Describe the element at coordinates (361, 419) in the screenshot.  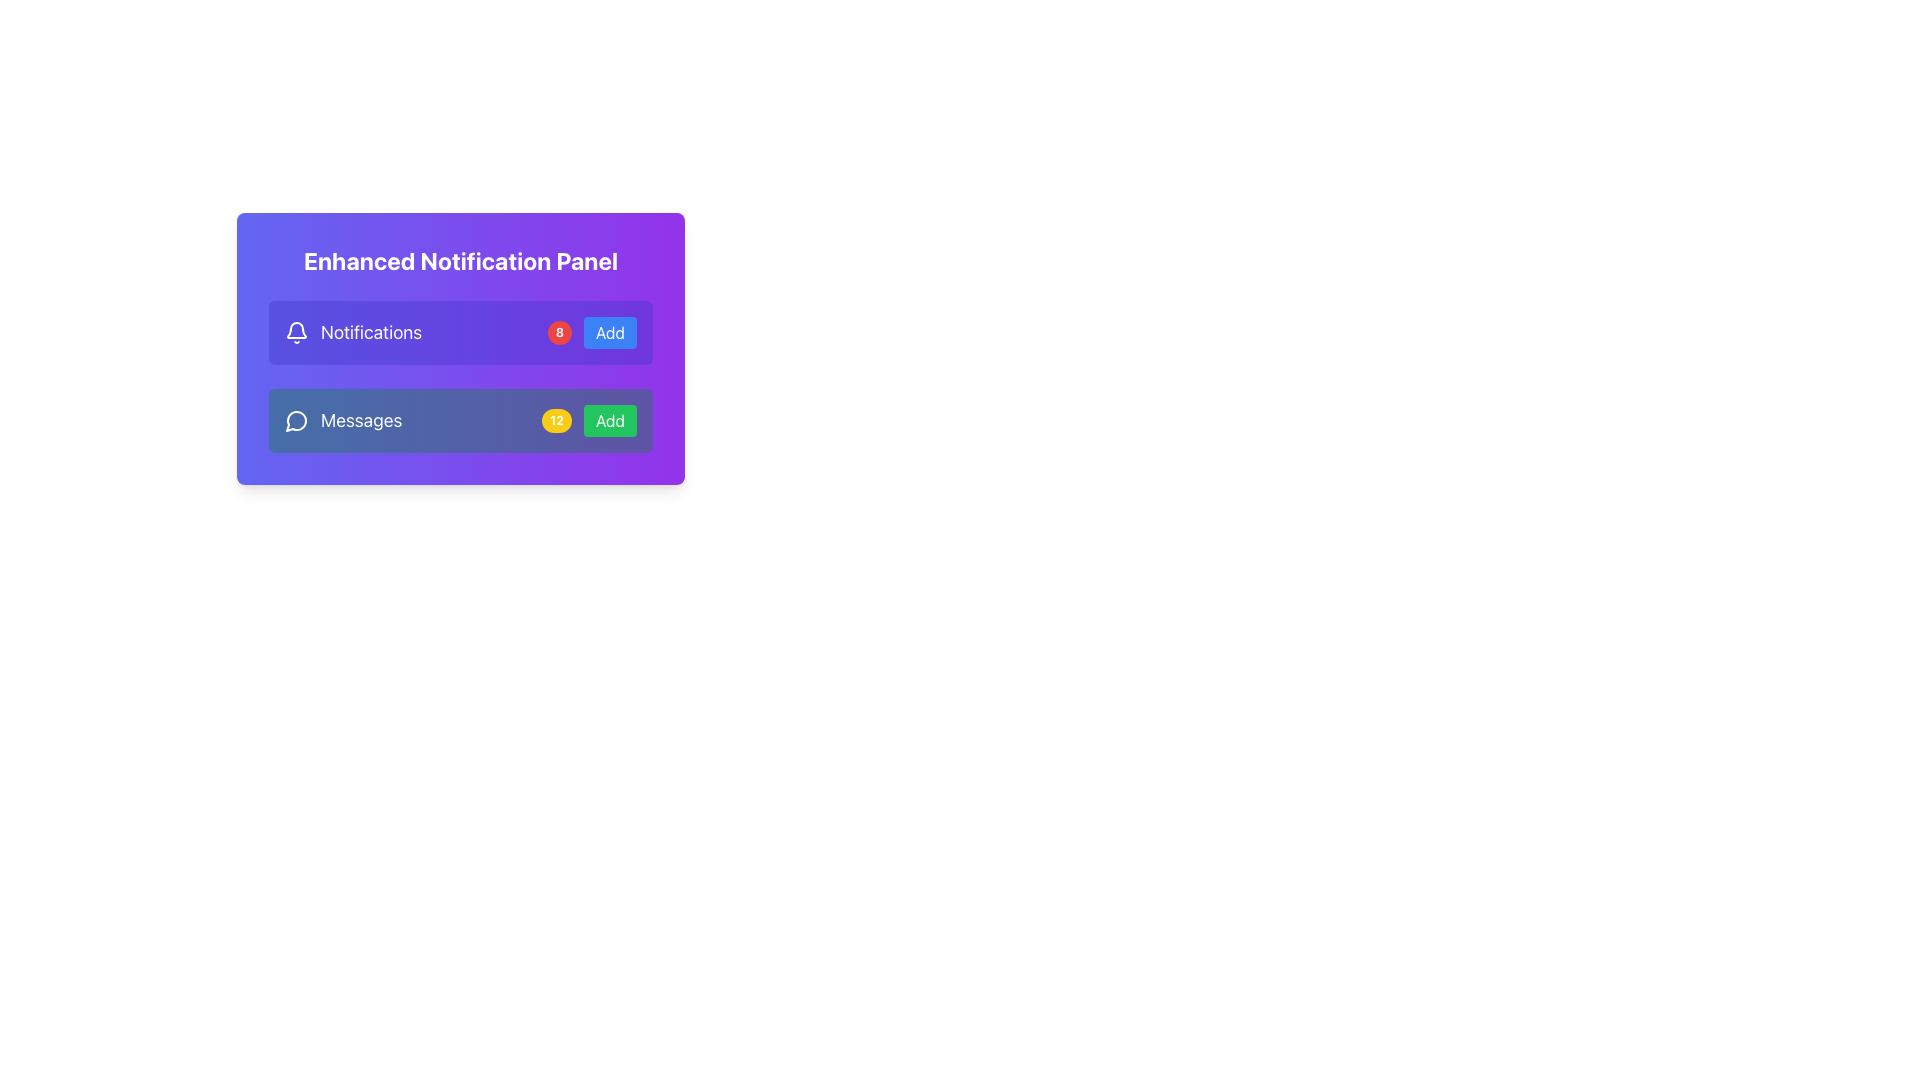
I see `the 'Messages' text label in the notification panel, which is situated to the right of a speech bubble icon and to the left of a yellow badge with the number '12.'` at that location.